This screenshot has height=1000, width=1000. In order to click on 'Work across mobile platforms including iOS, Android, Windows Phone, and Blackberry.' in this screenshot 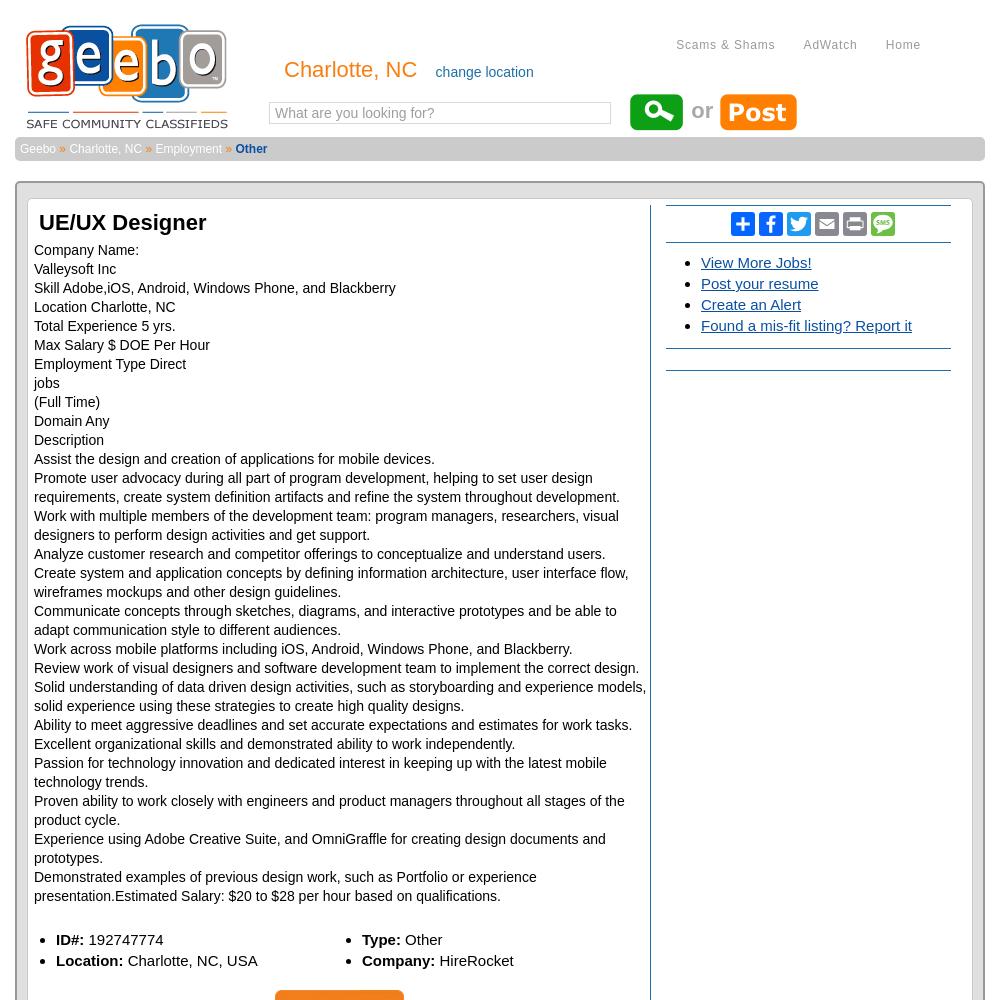, I will do `click(303, 649)`.